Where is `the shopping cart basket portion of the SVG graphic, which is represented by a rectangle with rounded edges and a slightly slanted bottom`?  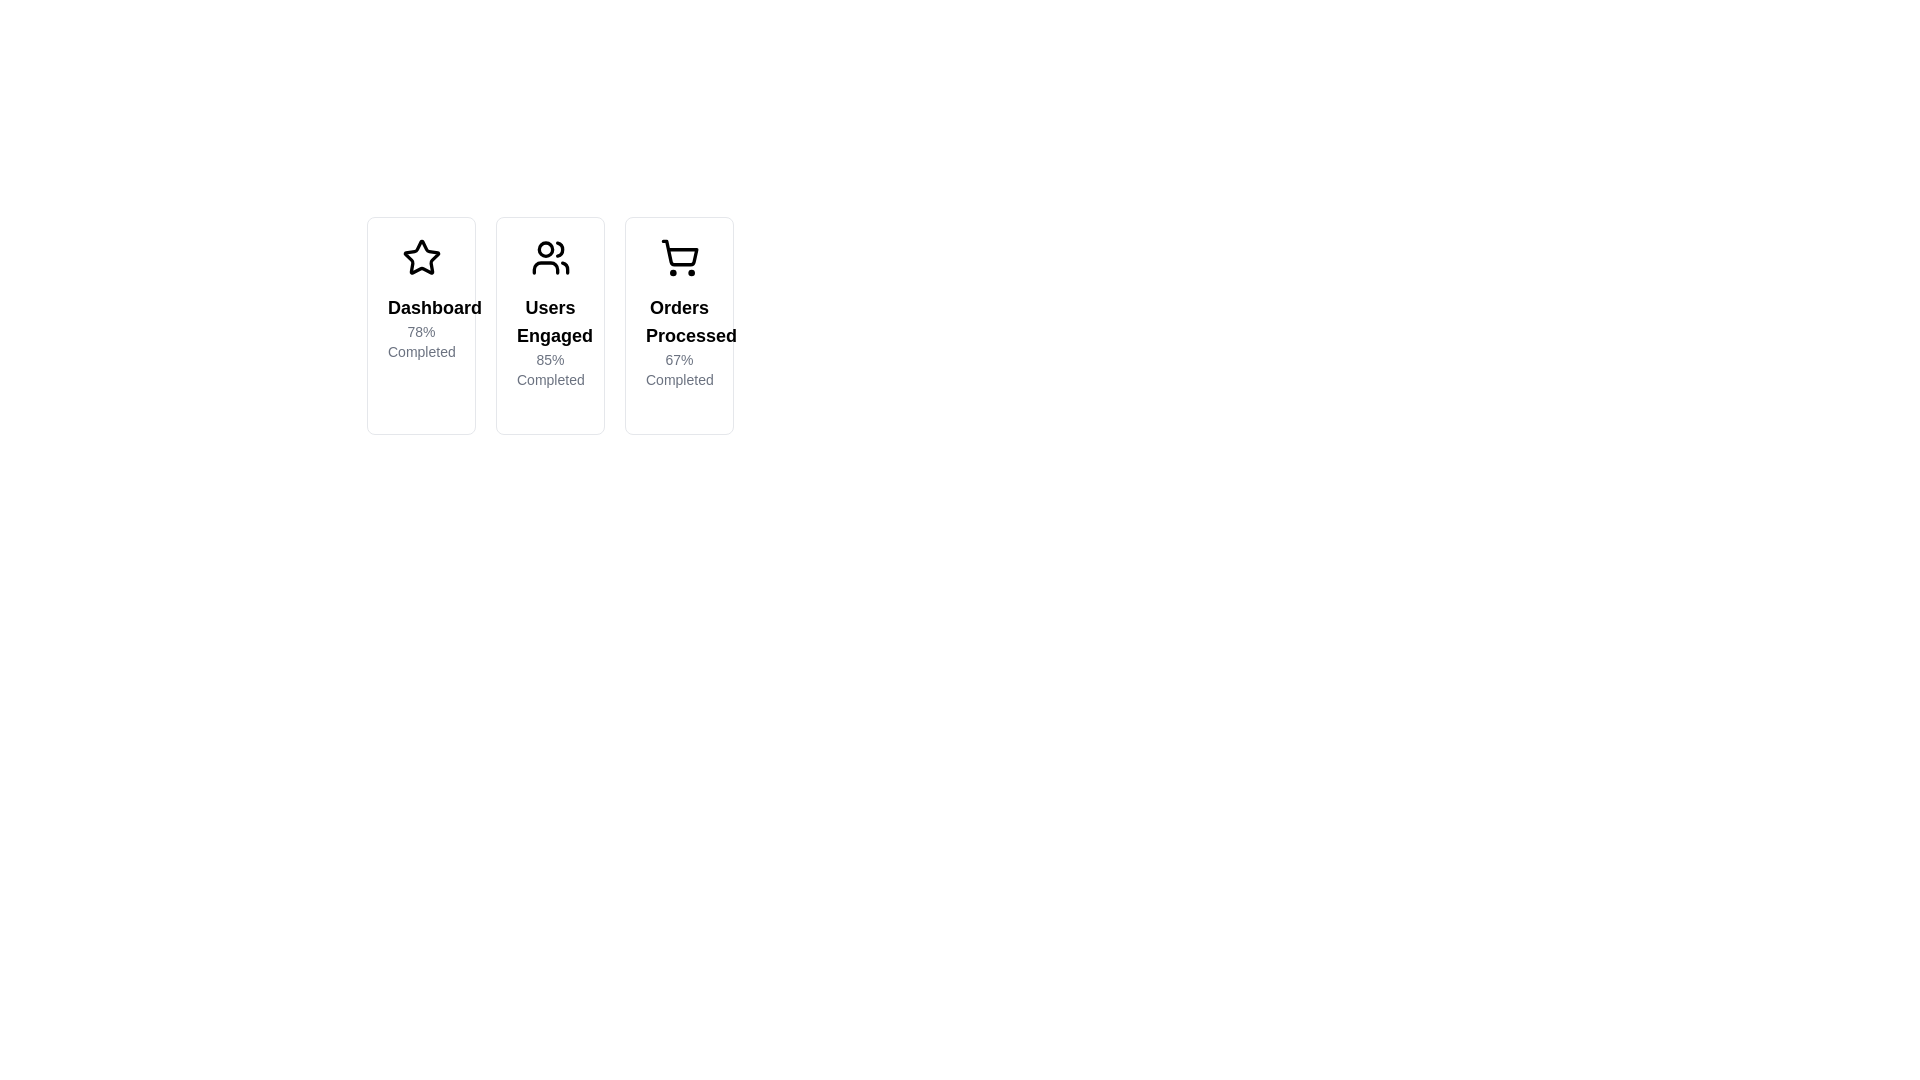
the shopping cart basket portion of the SVG graphic, which is represented by a rectangle with rounded edges and a slightly slanted bottom is located at coordinates (679, 252).